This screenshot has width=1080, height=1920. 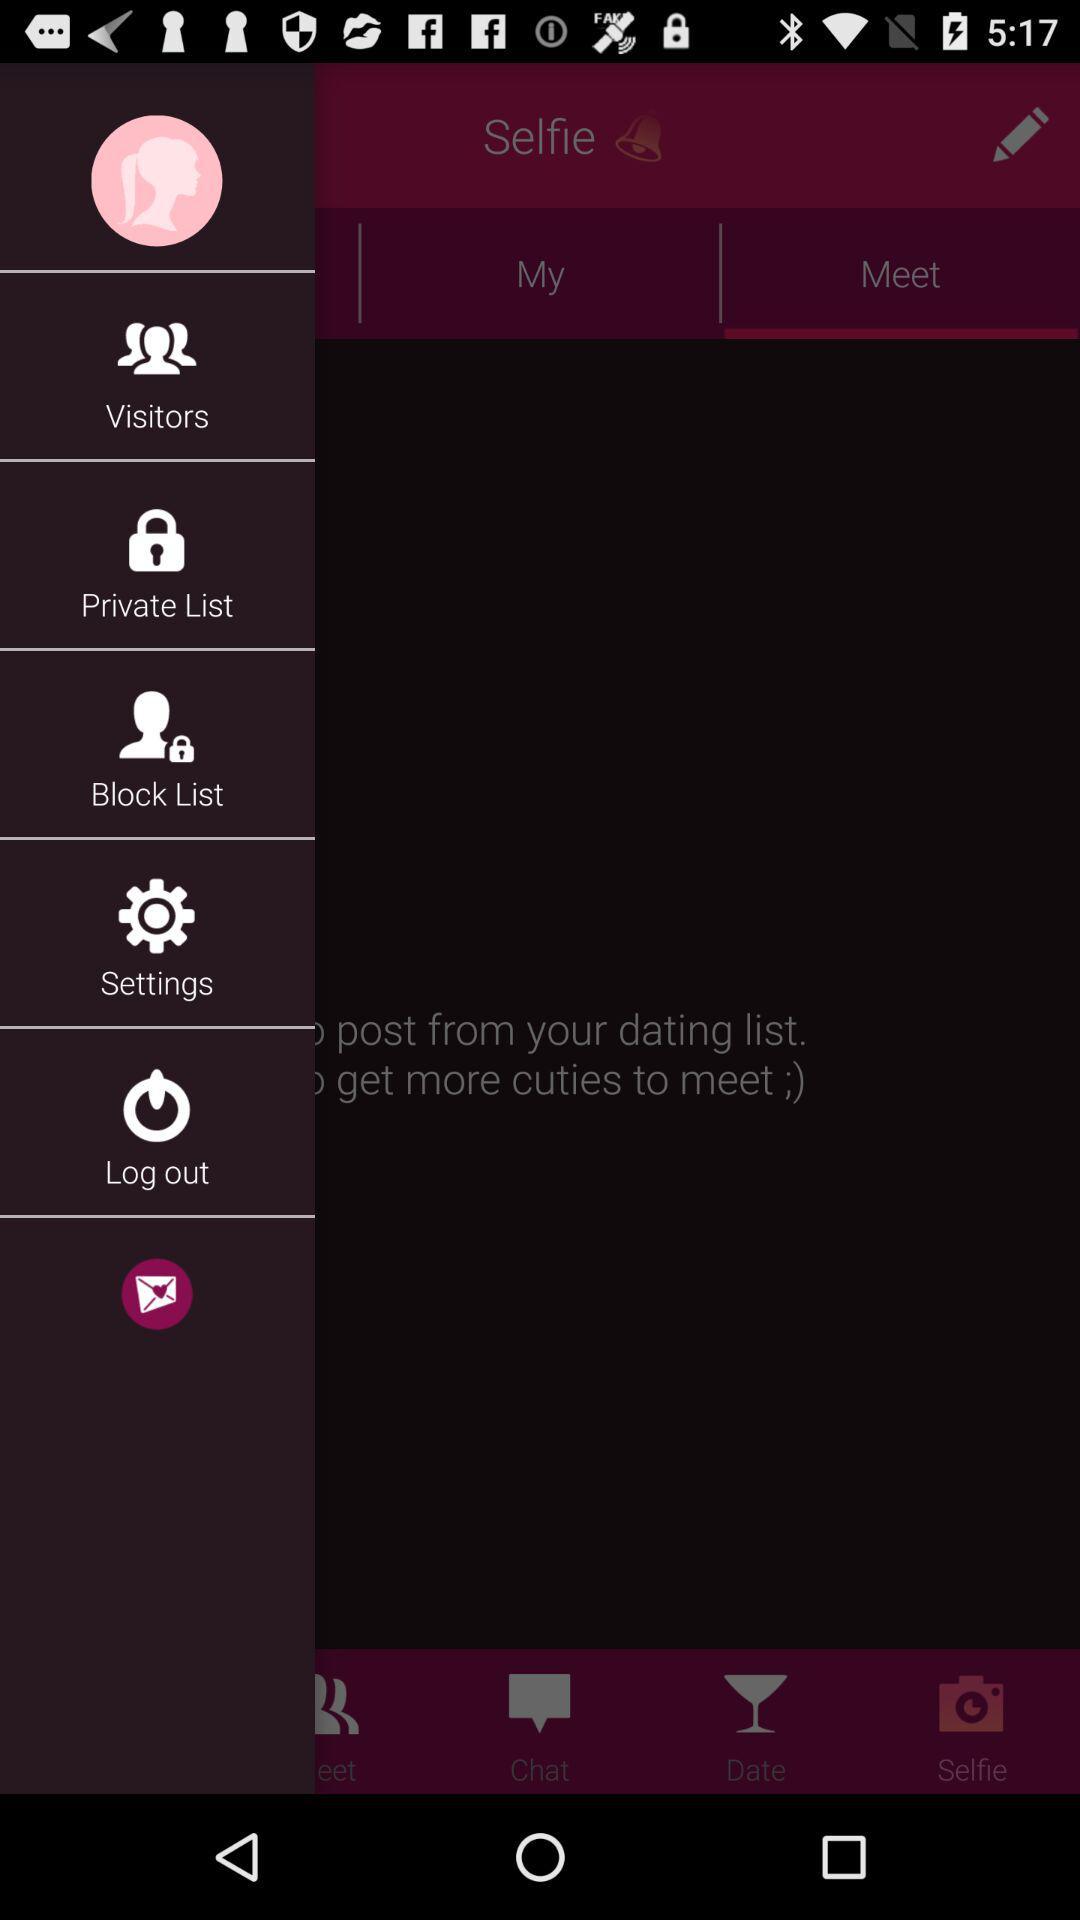 I want to click on the edit icon, so click(x=1020, y=143).